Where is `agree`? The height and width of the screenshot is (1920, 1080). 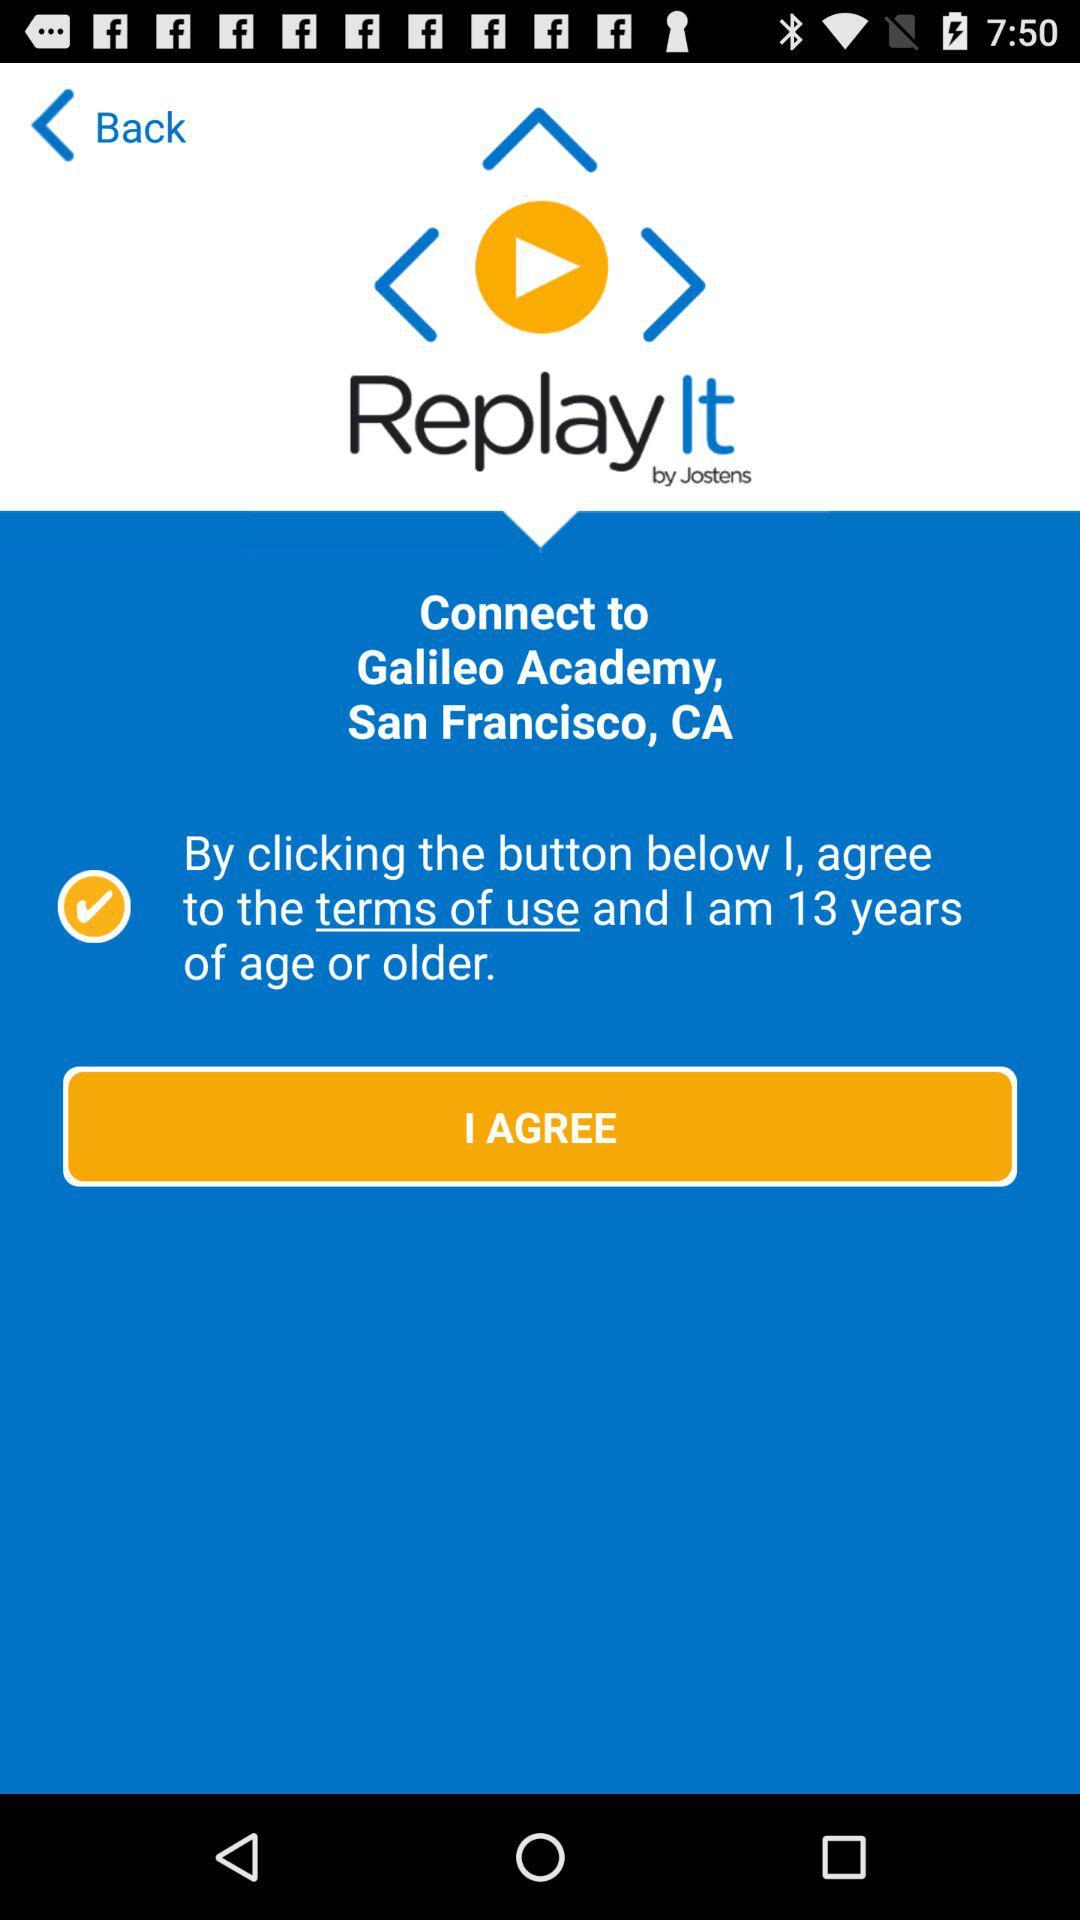 agree is located at coordinates (94, 905).